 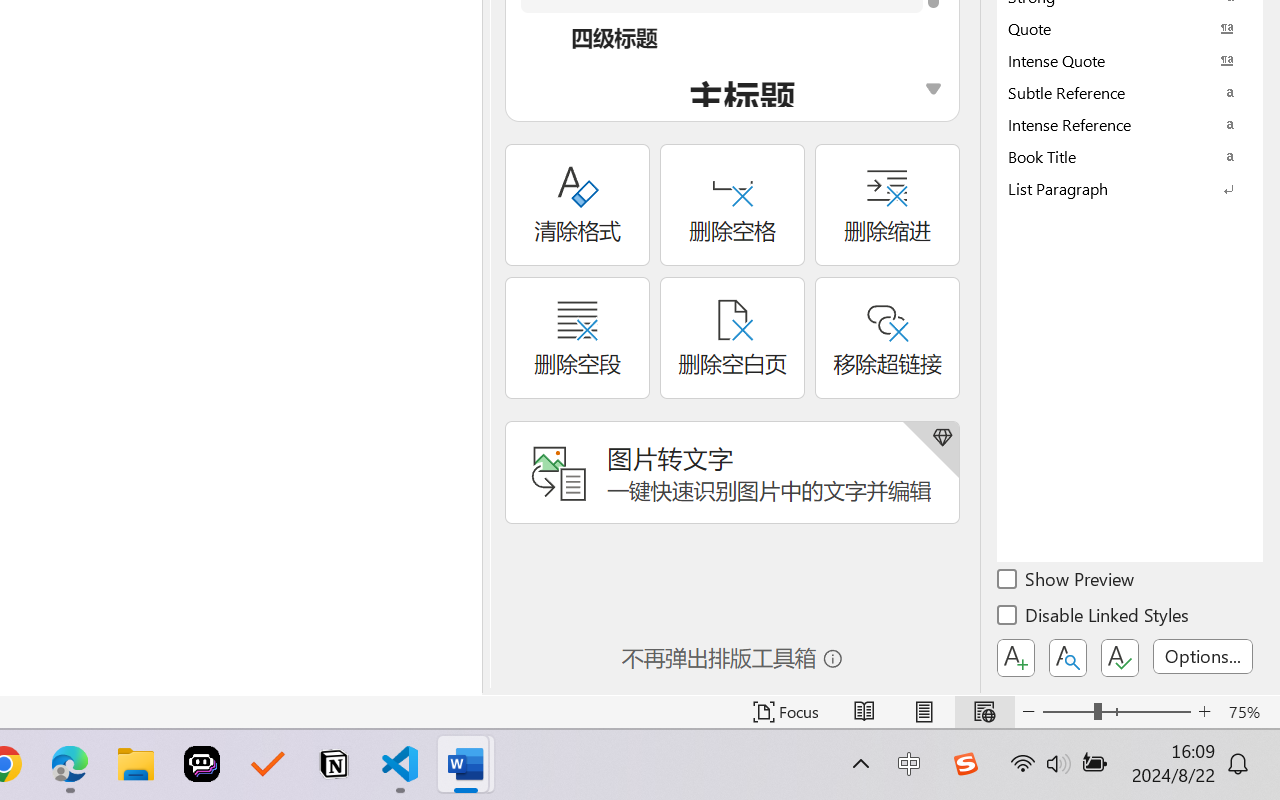 What do you see at coordinates (1130, 123) in the screenshot?
I see `'Intense Reference'` at bounding box center [1130, 123].